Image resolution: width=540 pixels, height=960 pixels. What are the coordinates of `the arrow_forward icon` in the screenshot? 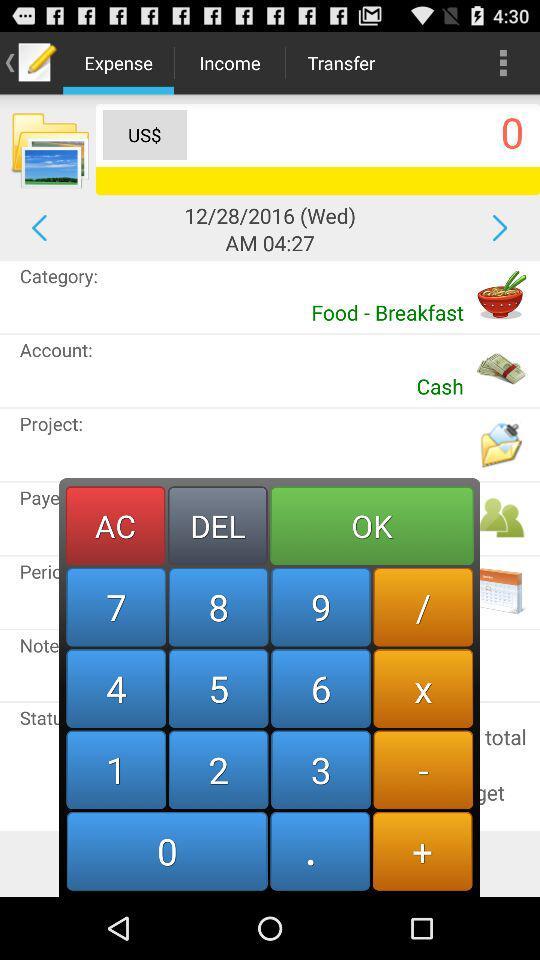 It's located at (499, 243).